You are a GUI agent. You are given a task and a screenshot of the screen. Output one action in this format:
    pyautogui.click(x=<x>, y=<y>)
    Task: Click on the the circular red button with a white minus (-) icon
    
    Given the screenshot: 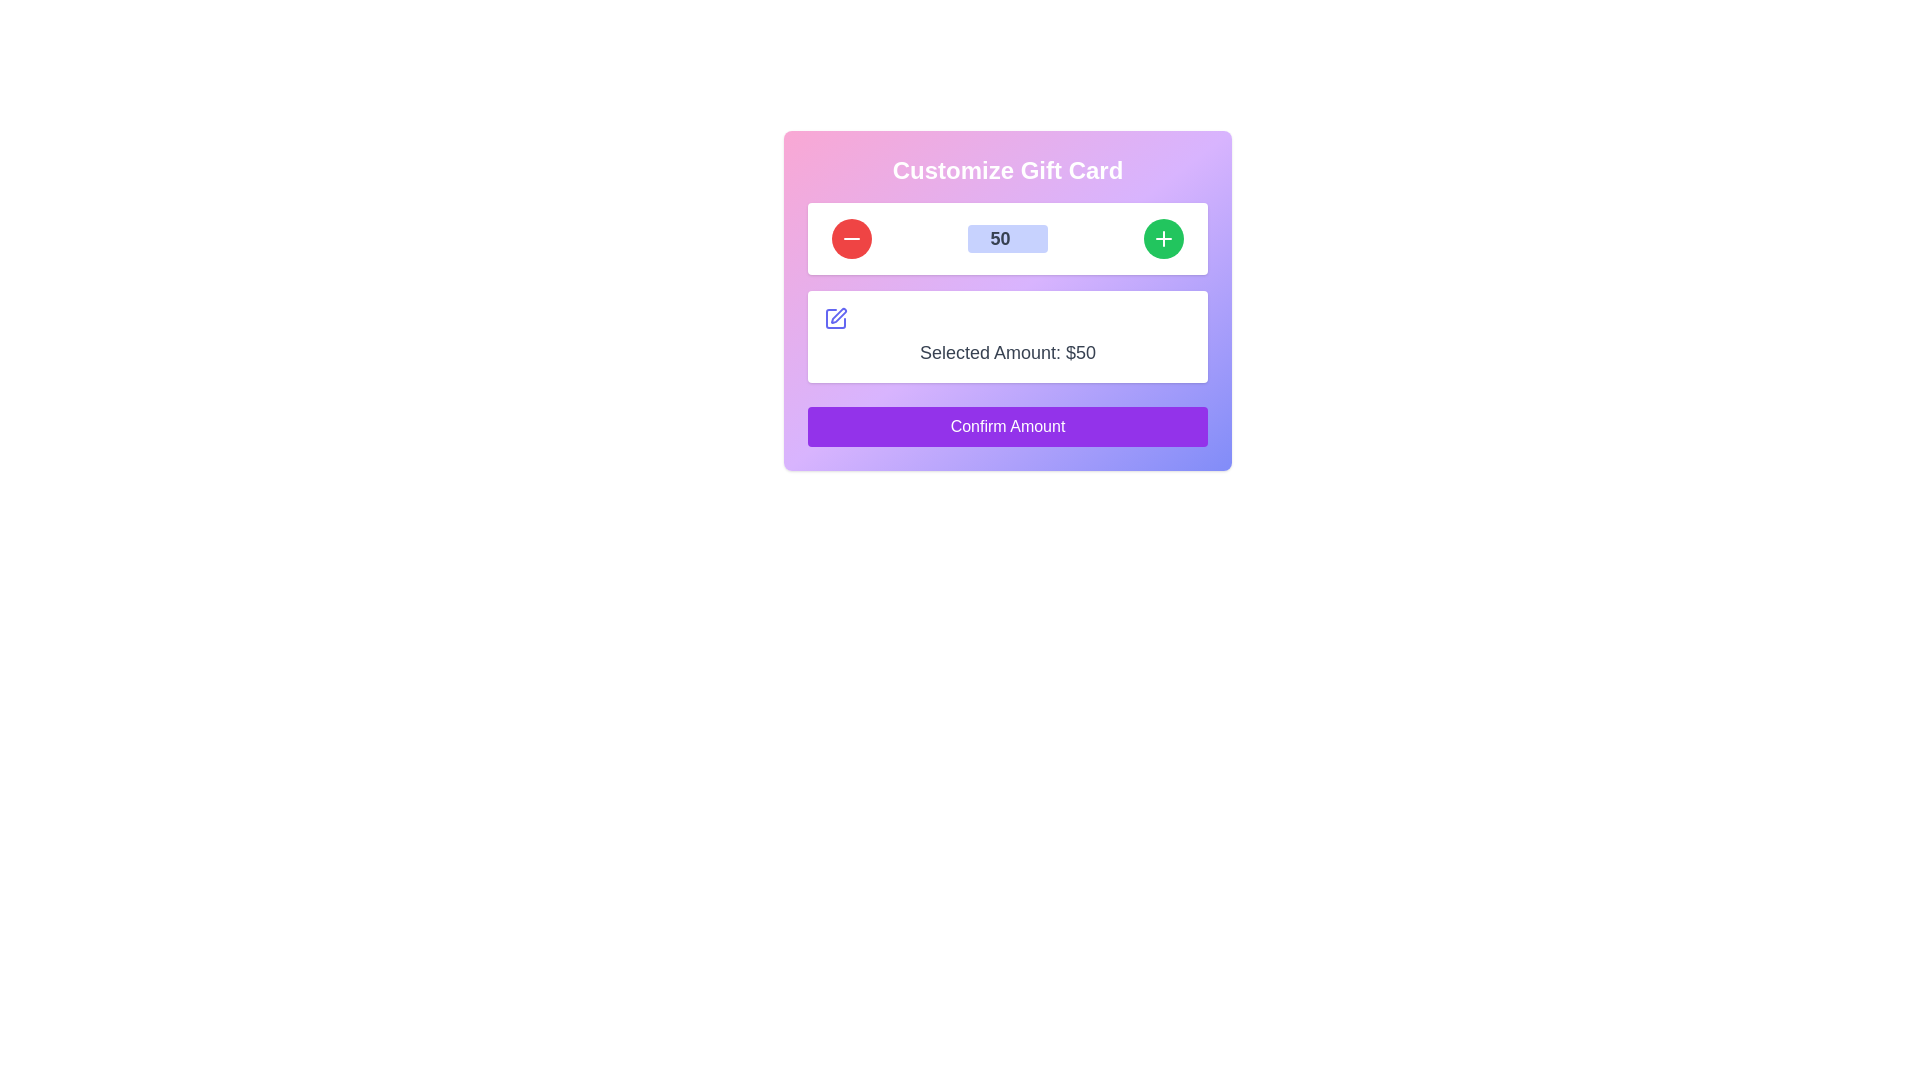 What is the action you would take?
    pyautogui.click(x=851, y=238)
    